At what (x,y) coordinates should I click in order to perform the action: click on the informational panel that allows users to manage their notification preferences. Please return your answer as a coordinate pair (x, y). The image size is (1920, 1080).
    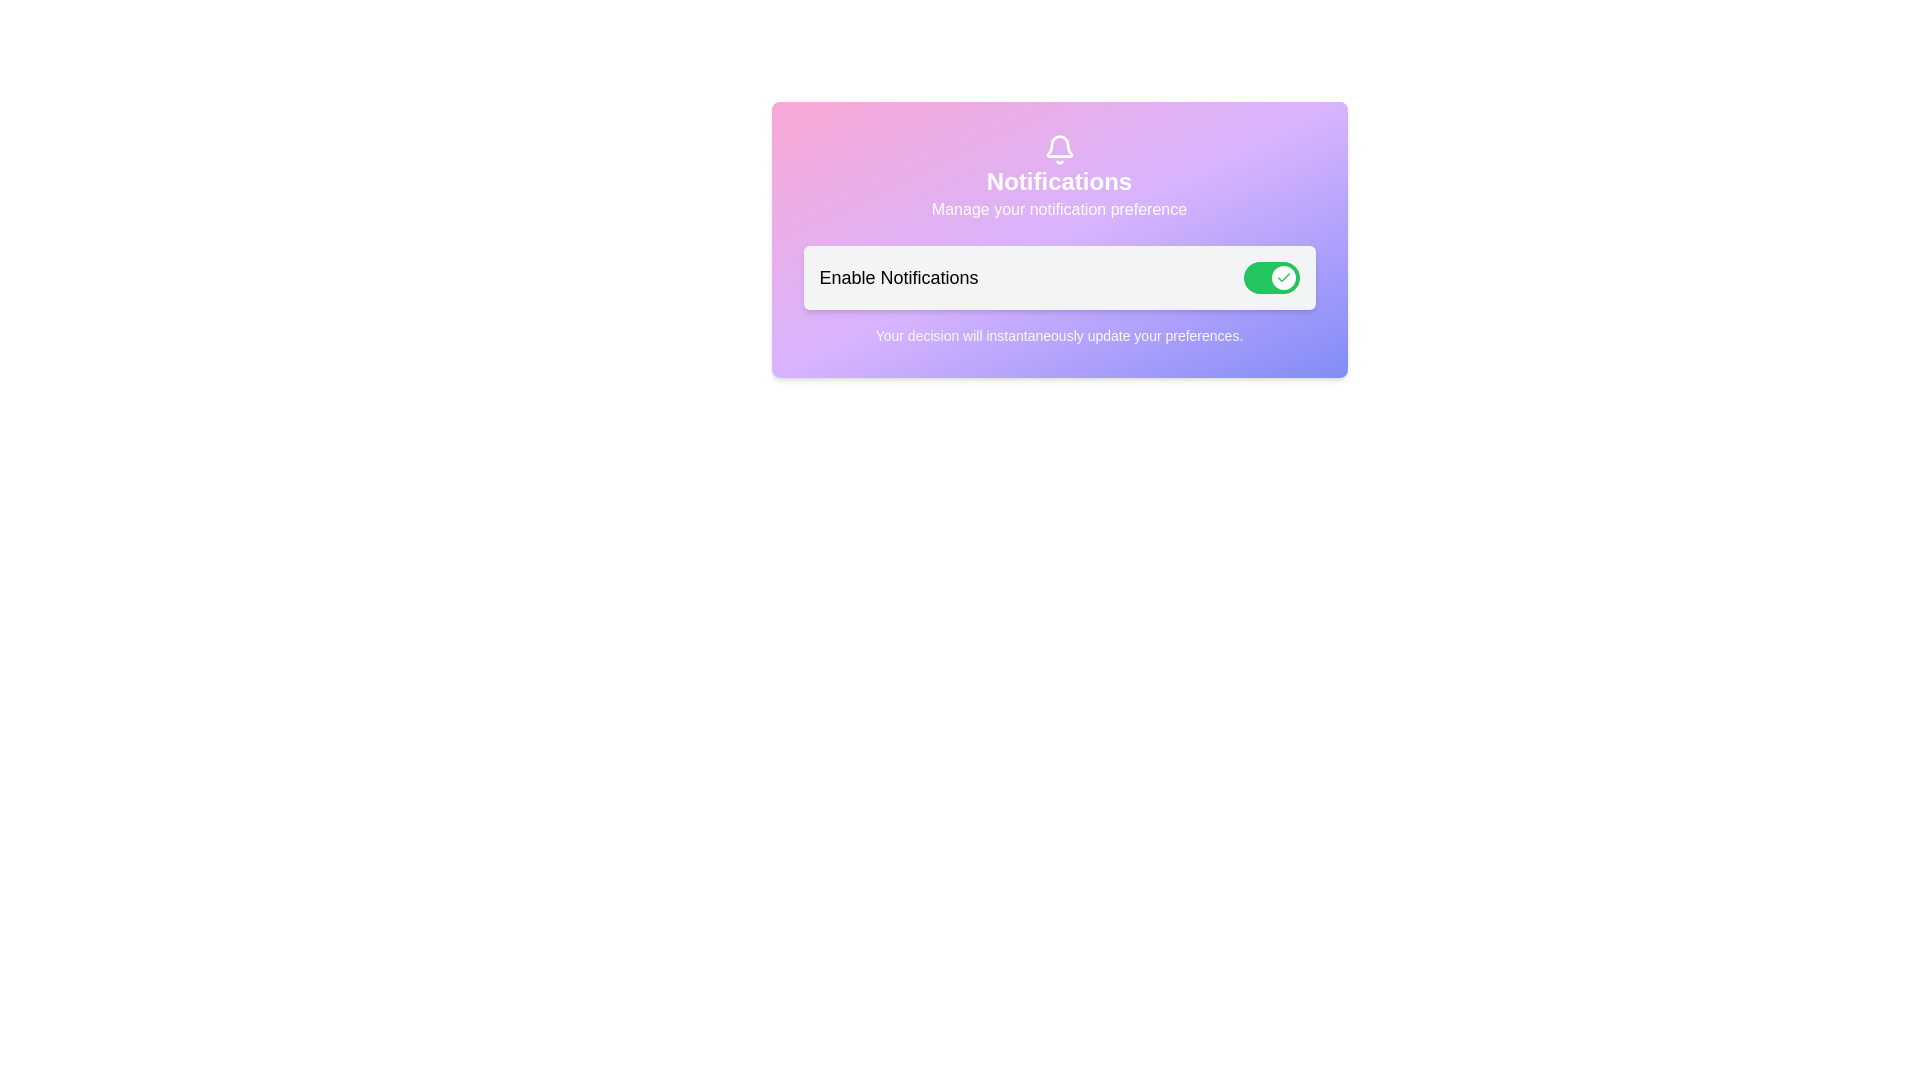
    Looking at the image, I should click on (1058, 238).